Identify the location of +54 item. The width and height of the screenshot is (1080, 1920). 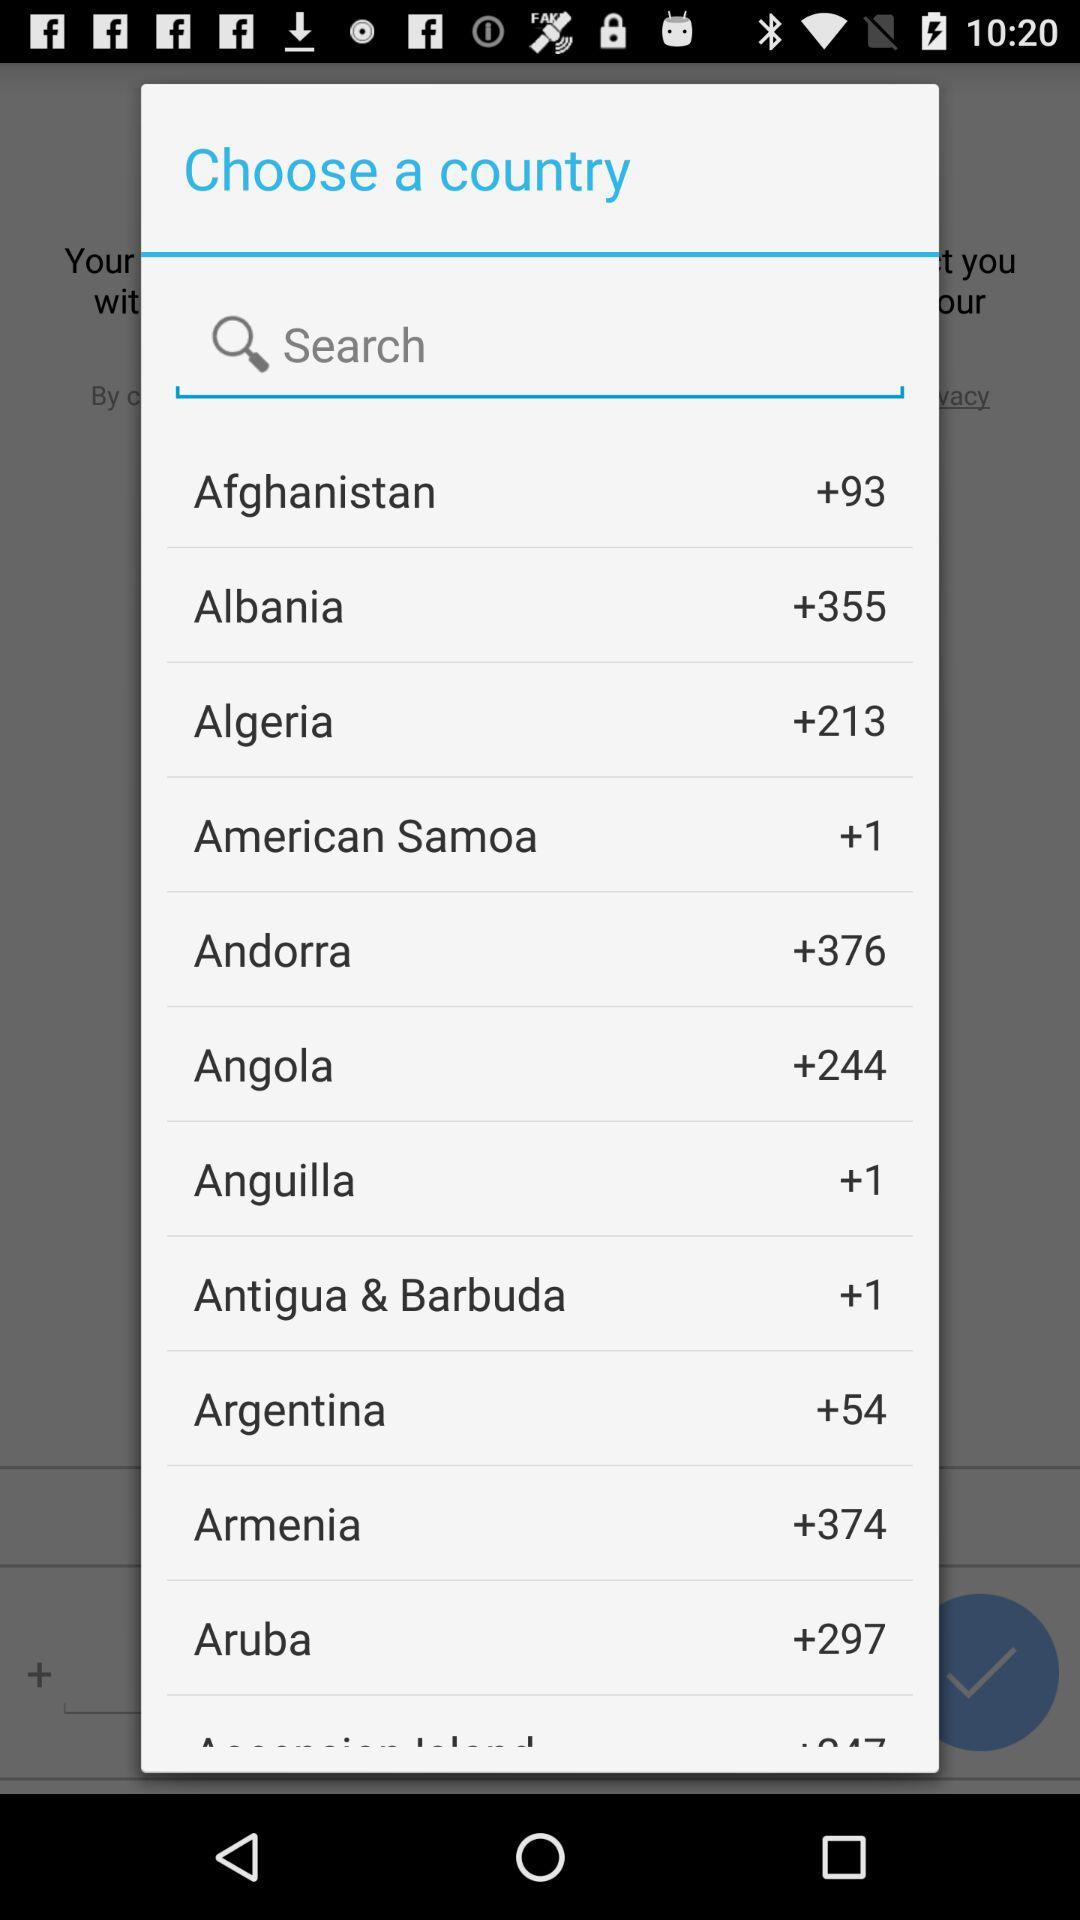
(851, 1407).